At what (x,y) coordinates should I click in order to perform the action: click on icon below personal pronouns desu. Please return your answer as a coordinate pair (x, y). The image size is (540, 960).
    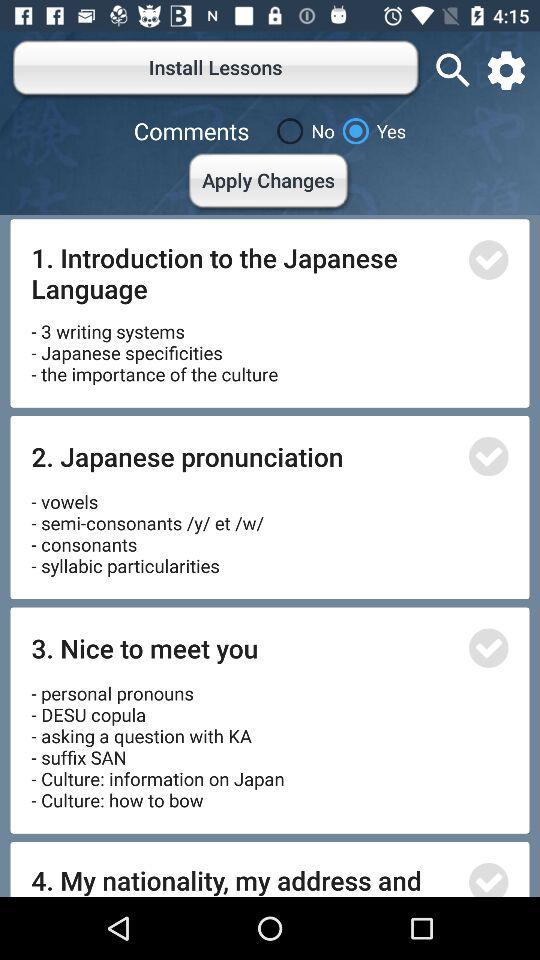
    Looking at the image, I should click on (243, 878).